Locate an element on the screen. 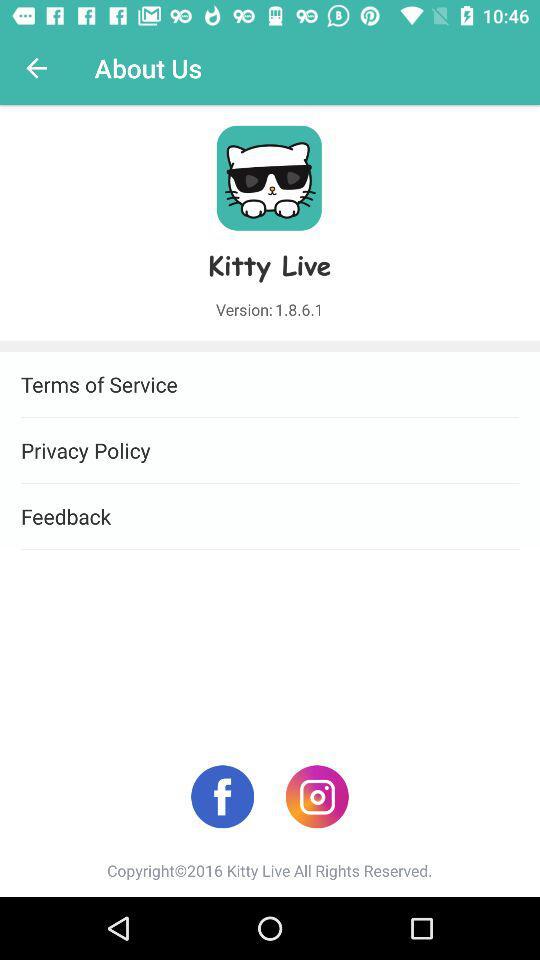 The width and height of the screenshot is (540, 960). the facebook icon is located at coordinates (221, 796).